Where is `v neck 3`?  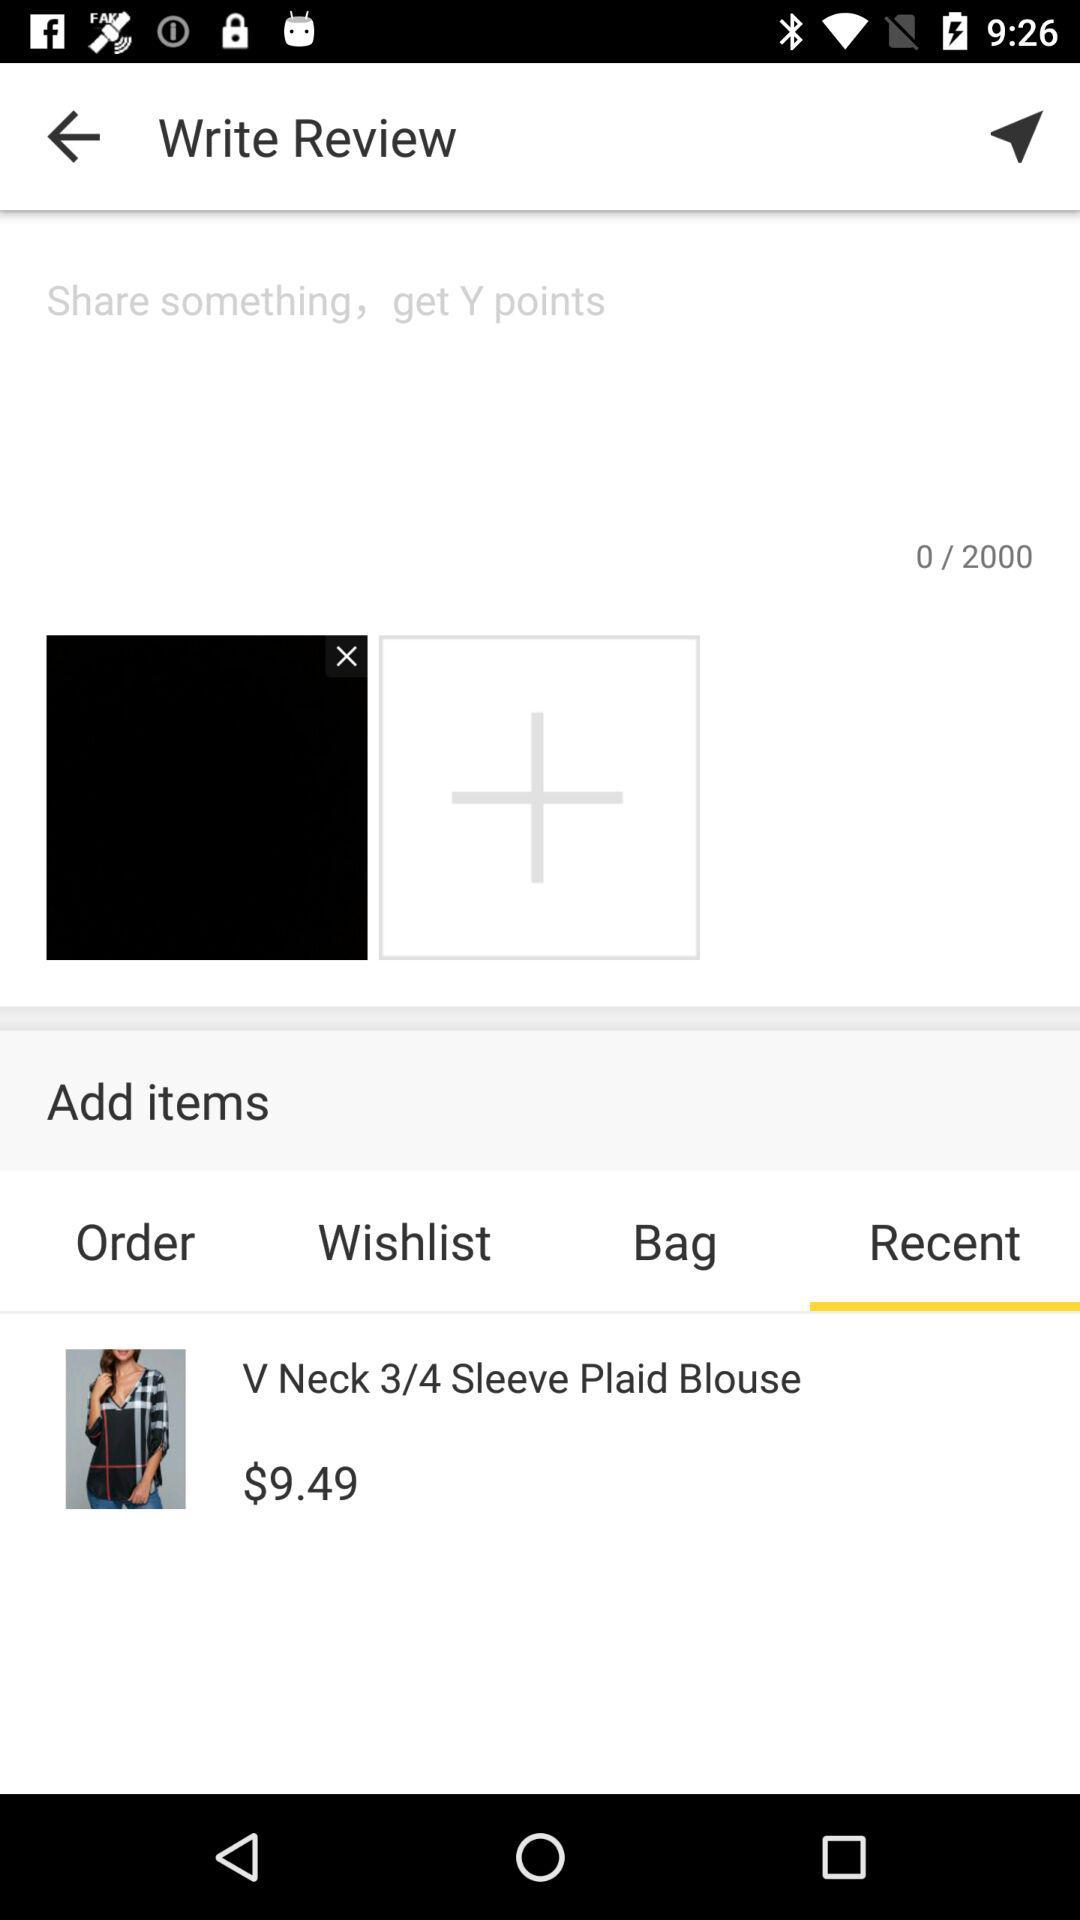
v neck 3 is located at coordinates (520, 1375).